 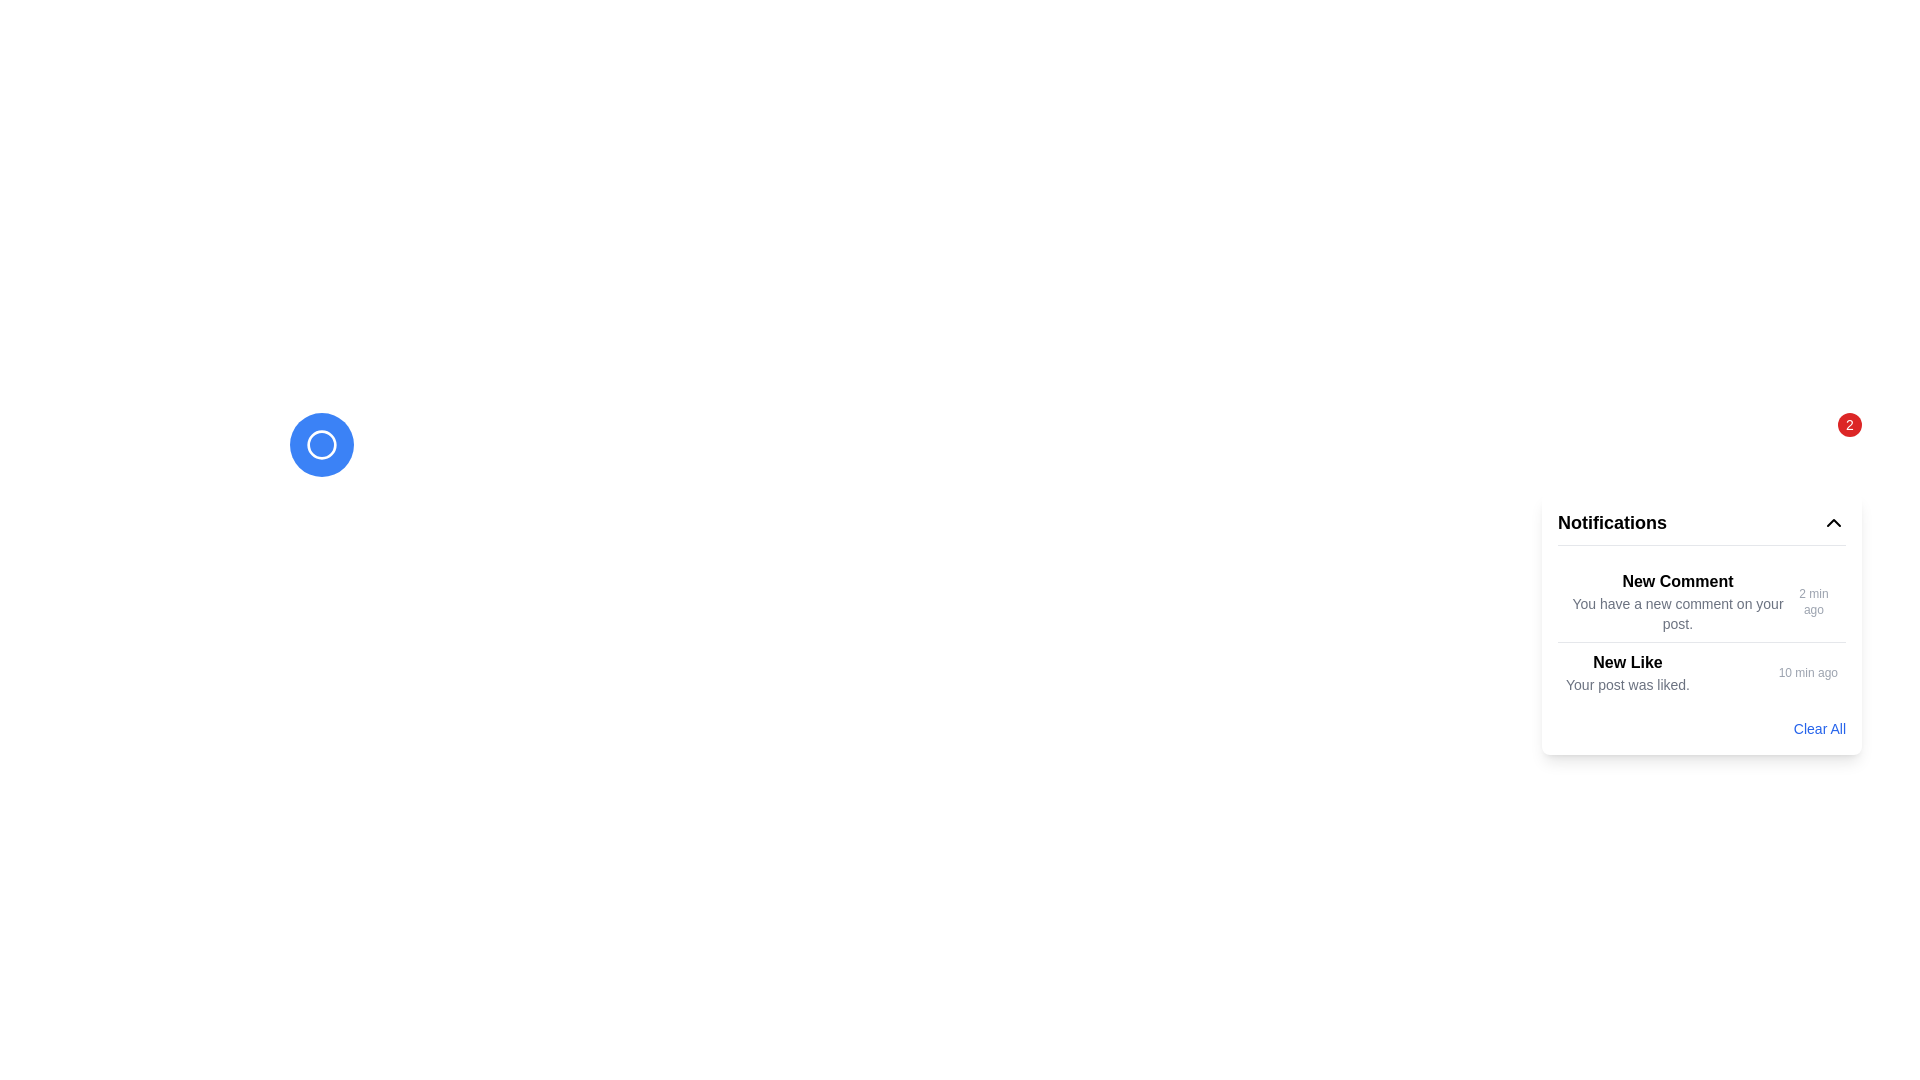 What do you see at coordinates (1701, 600) in the screenshot?
I see `the first notification entry with the heading 'New Comment' to read the associated comment` at bounding box center [1701, 600].